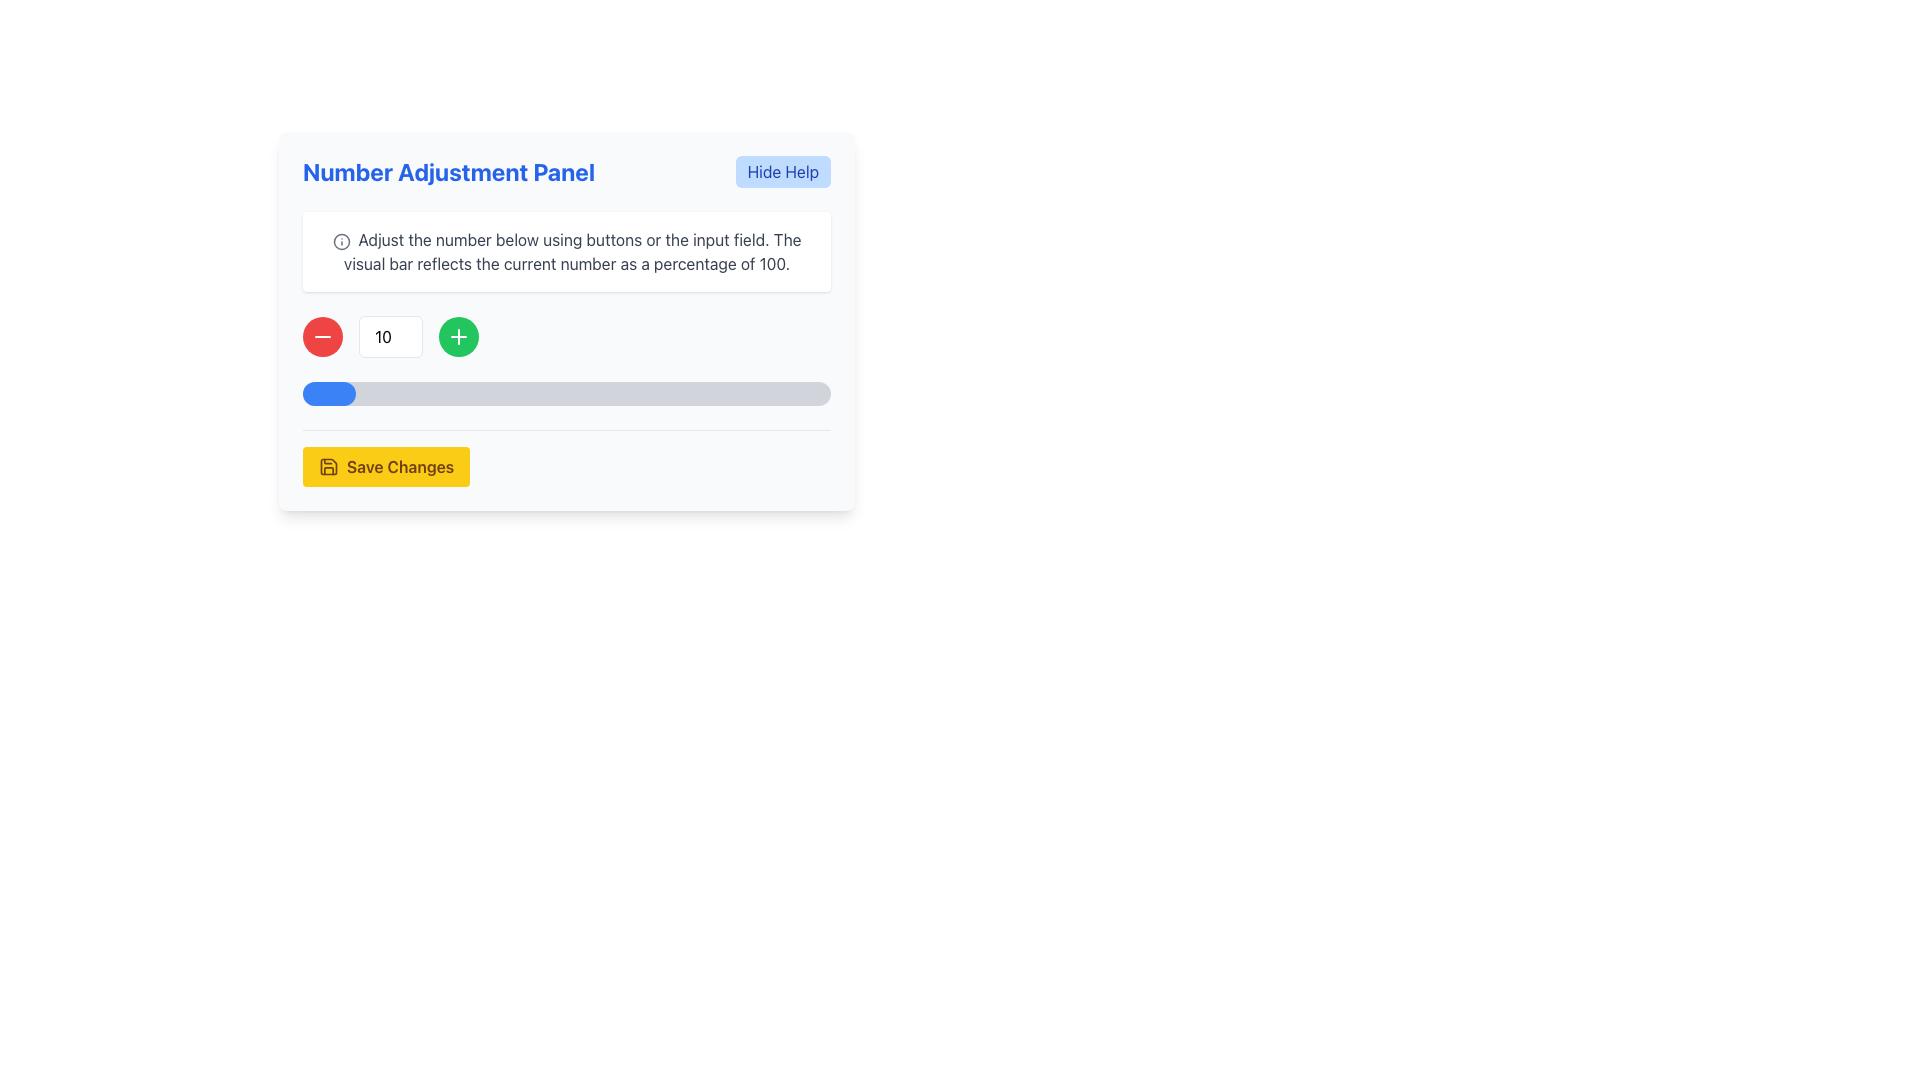 This screenshot has height=1080, width=1920. Describe the element at coordinates (565, 393) in the screenshot. I see `the horizontal progress bar with rounded ends, which has a light gray background and a blue filled portion representing 10% progression, located within the 'Number Adjustment Panel' below the number input section` at that location.